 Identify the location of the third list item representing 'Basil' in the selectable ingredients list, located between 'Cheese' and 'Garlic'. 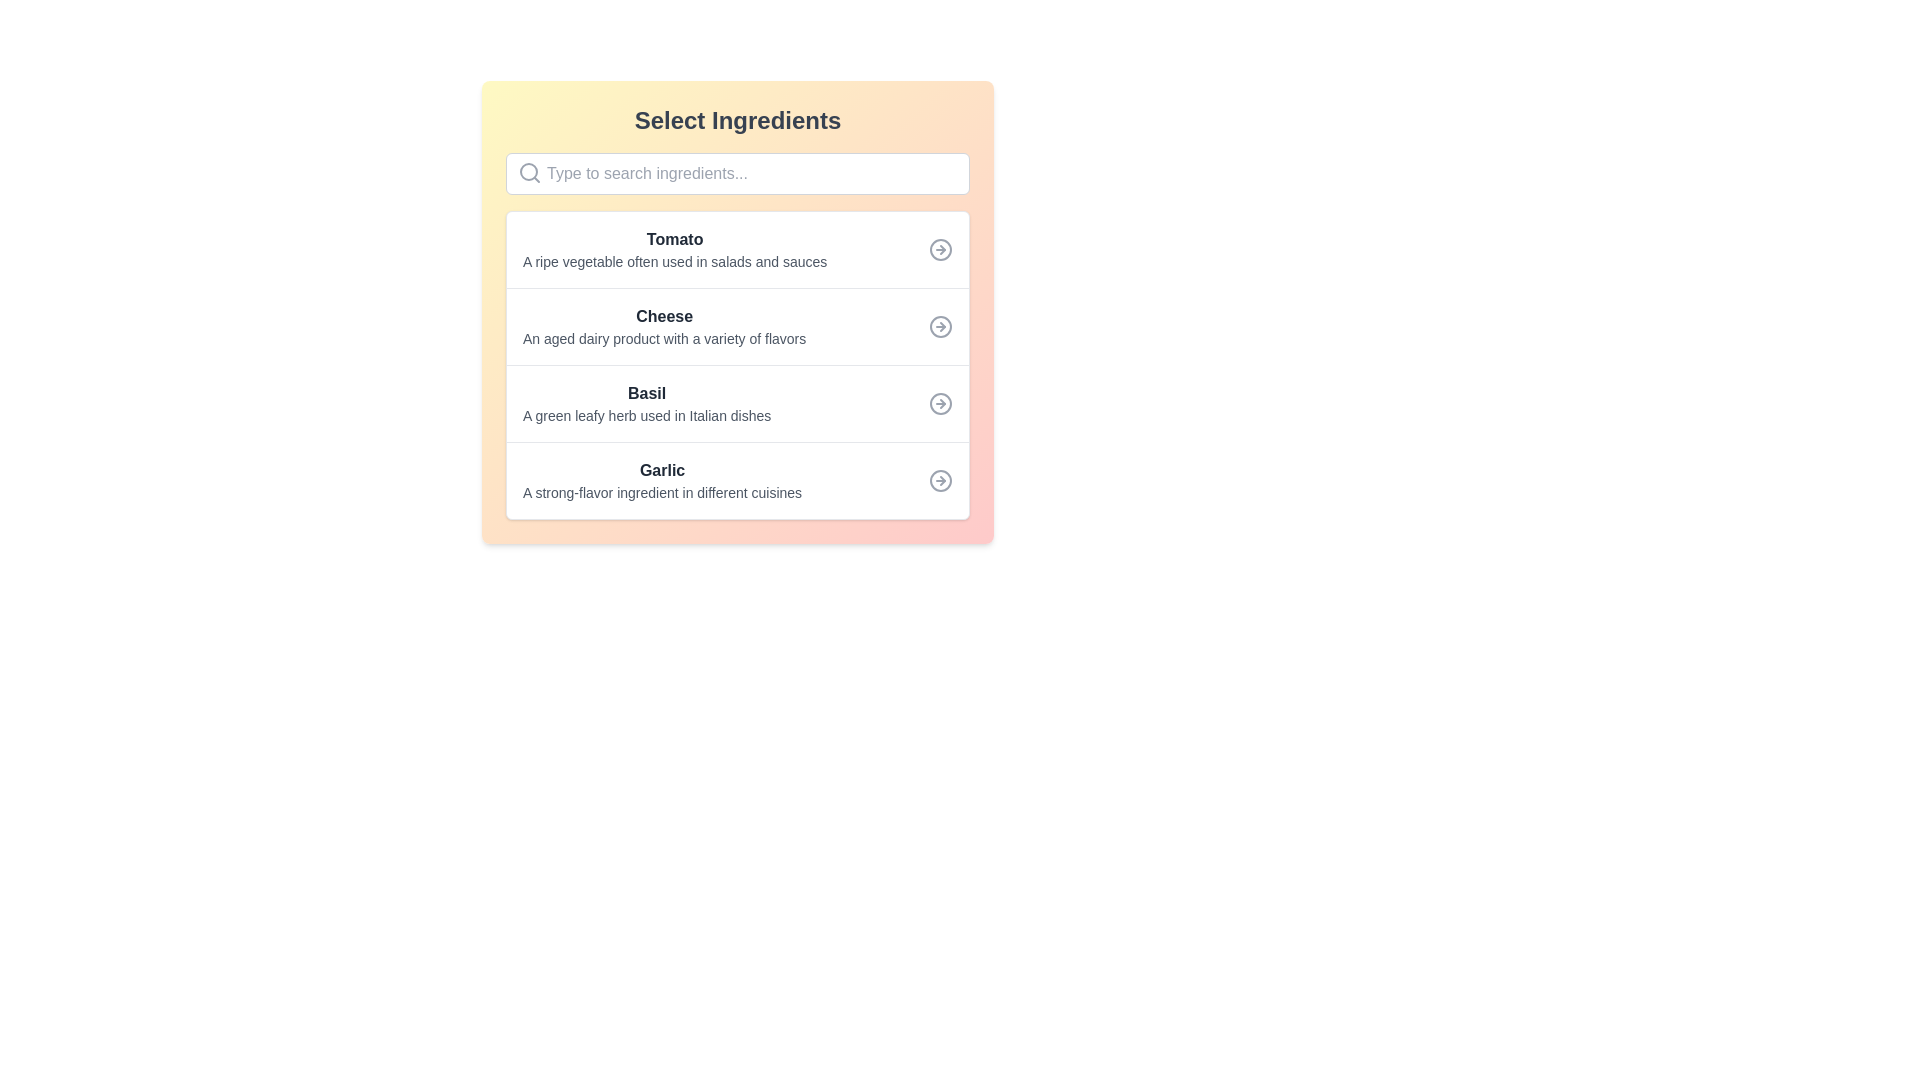
(737, 402).